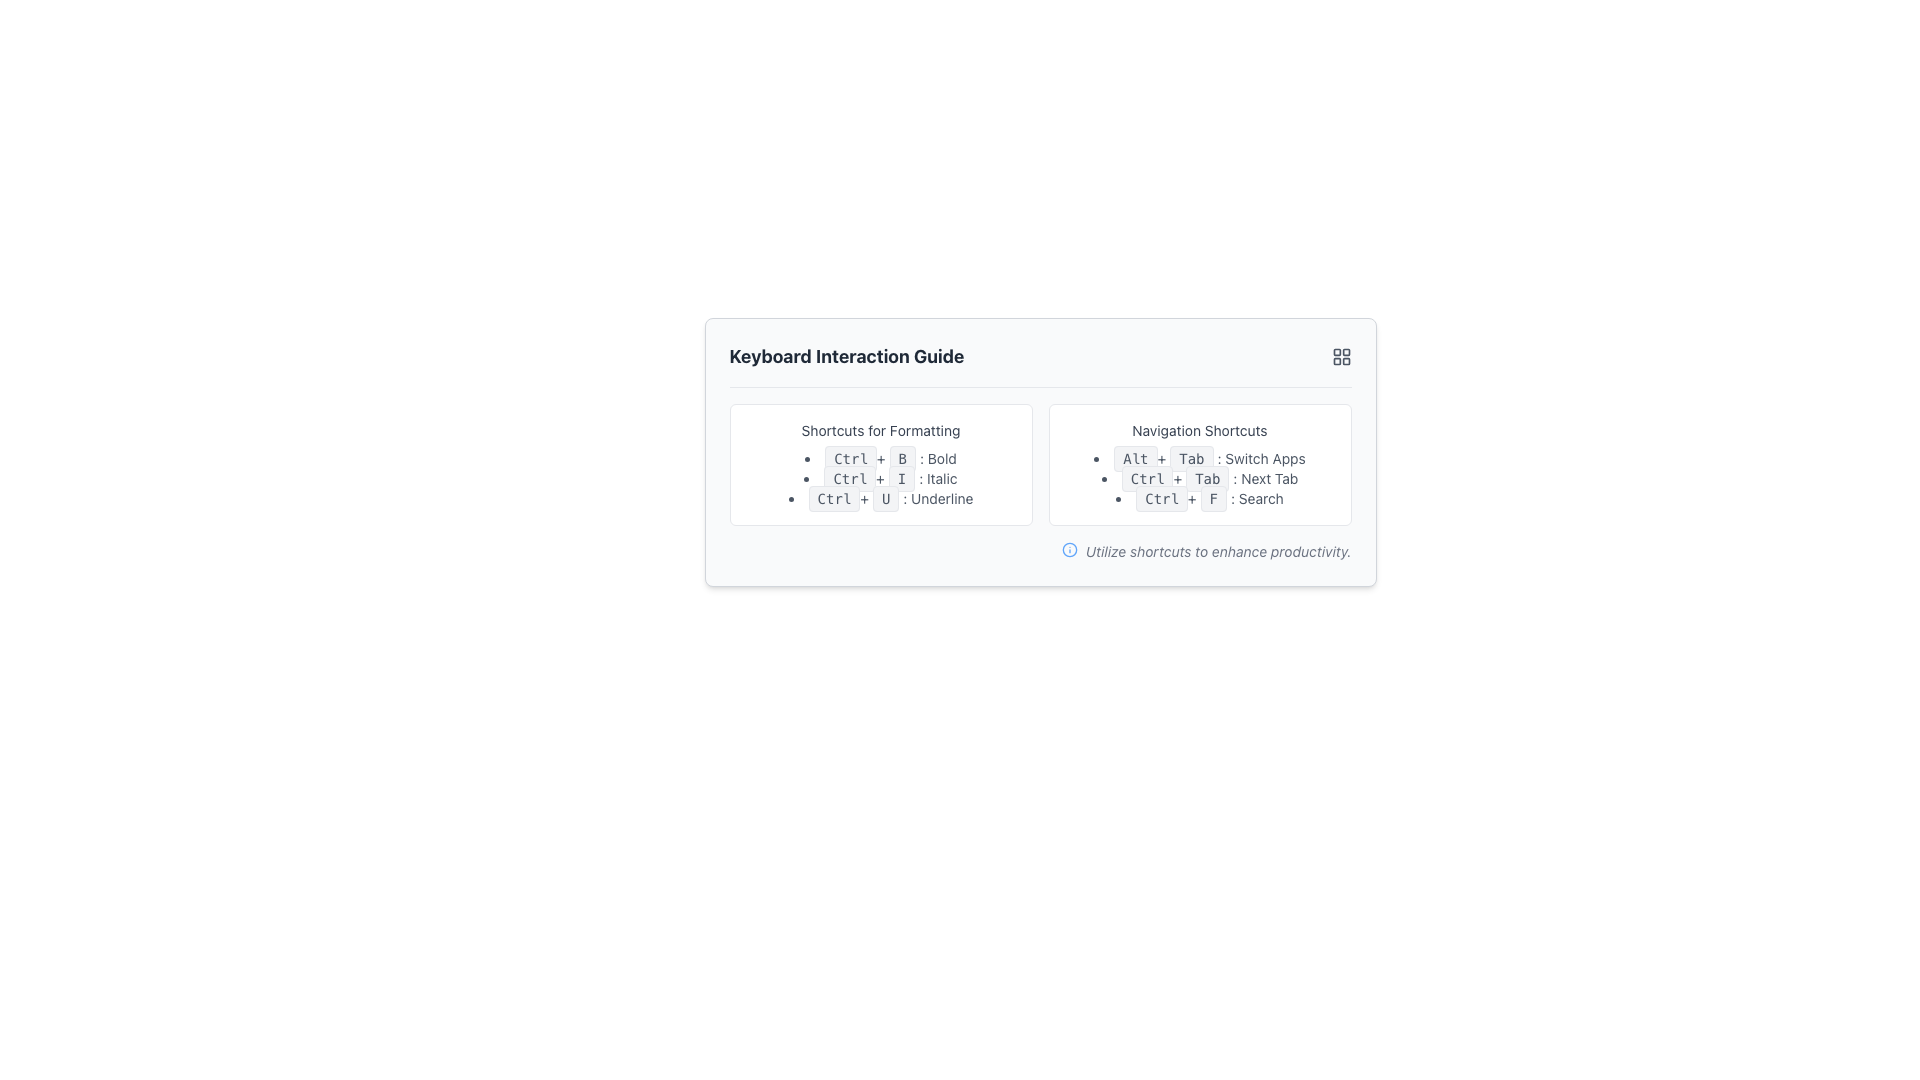  Describe the element at coordinates (1200, 459) in the screenshot. I see `the first list item in the 'Navigation Shortcuts' section that explains the keyboard shortcut for switching between applications using 'Alt' and 'Tab'` at that location.